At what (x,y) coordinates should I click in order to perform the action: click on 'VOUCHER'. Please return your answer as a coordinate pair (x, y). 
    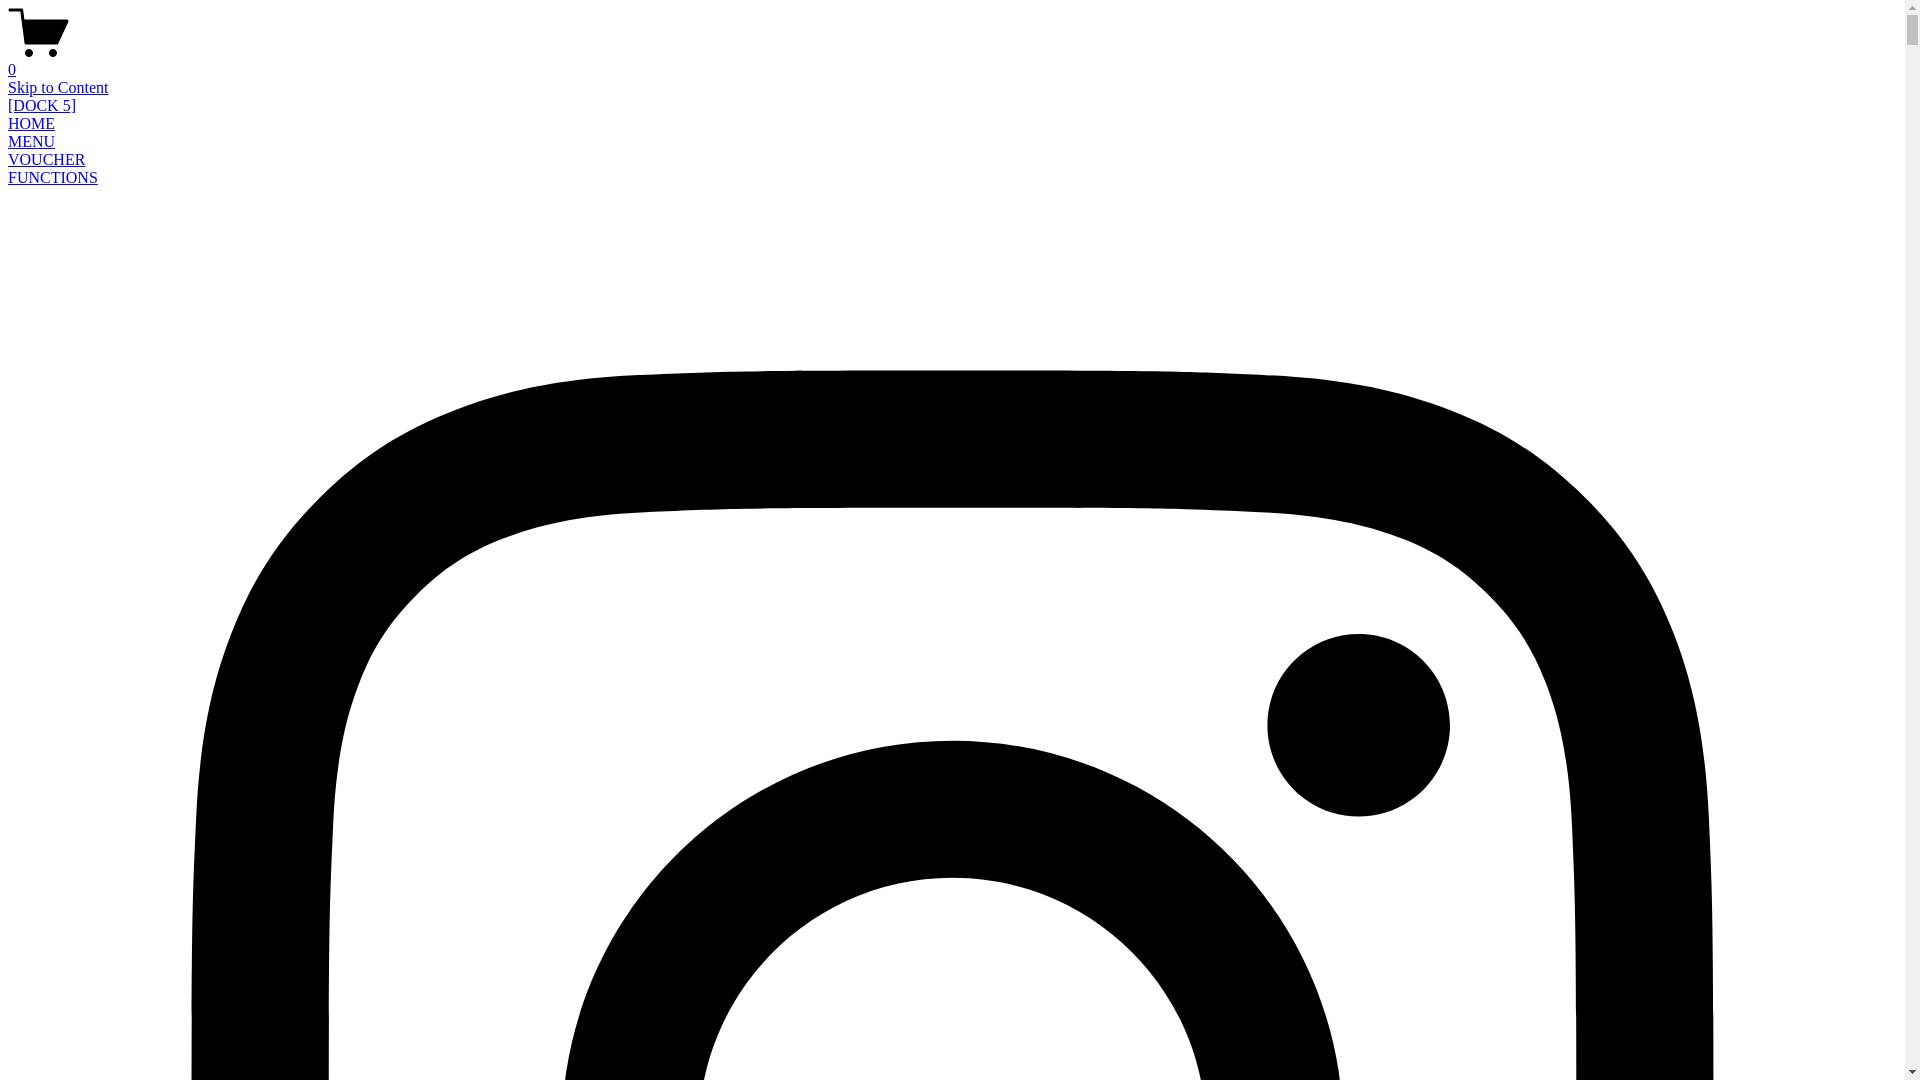
    Looking at the image, I should click on (46, 158).